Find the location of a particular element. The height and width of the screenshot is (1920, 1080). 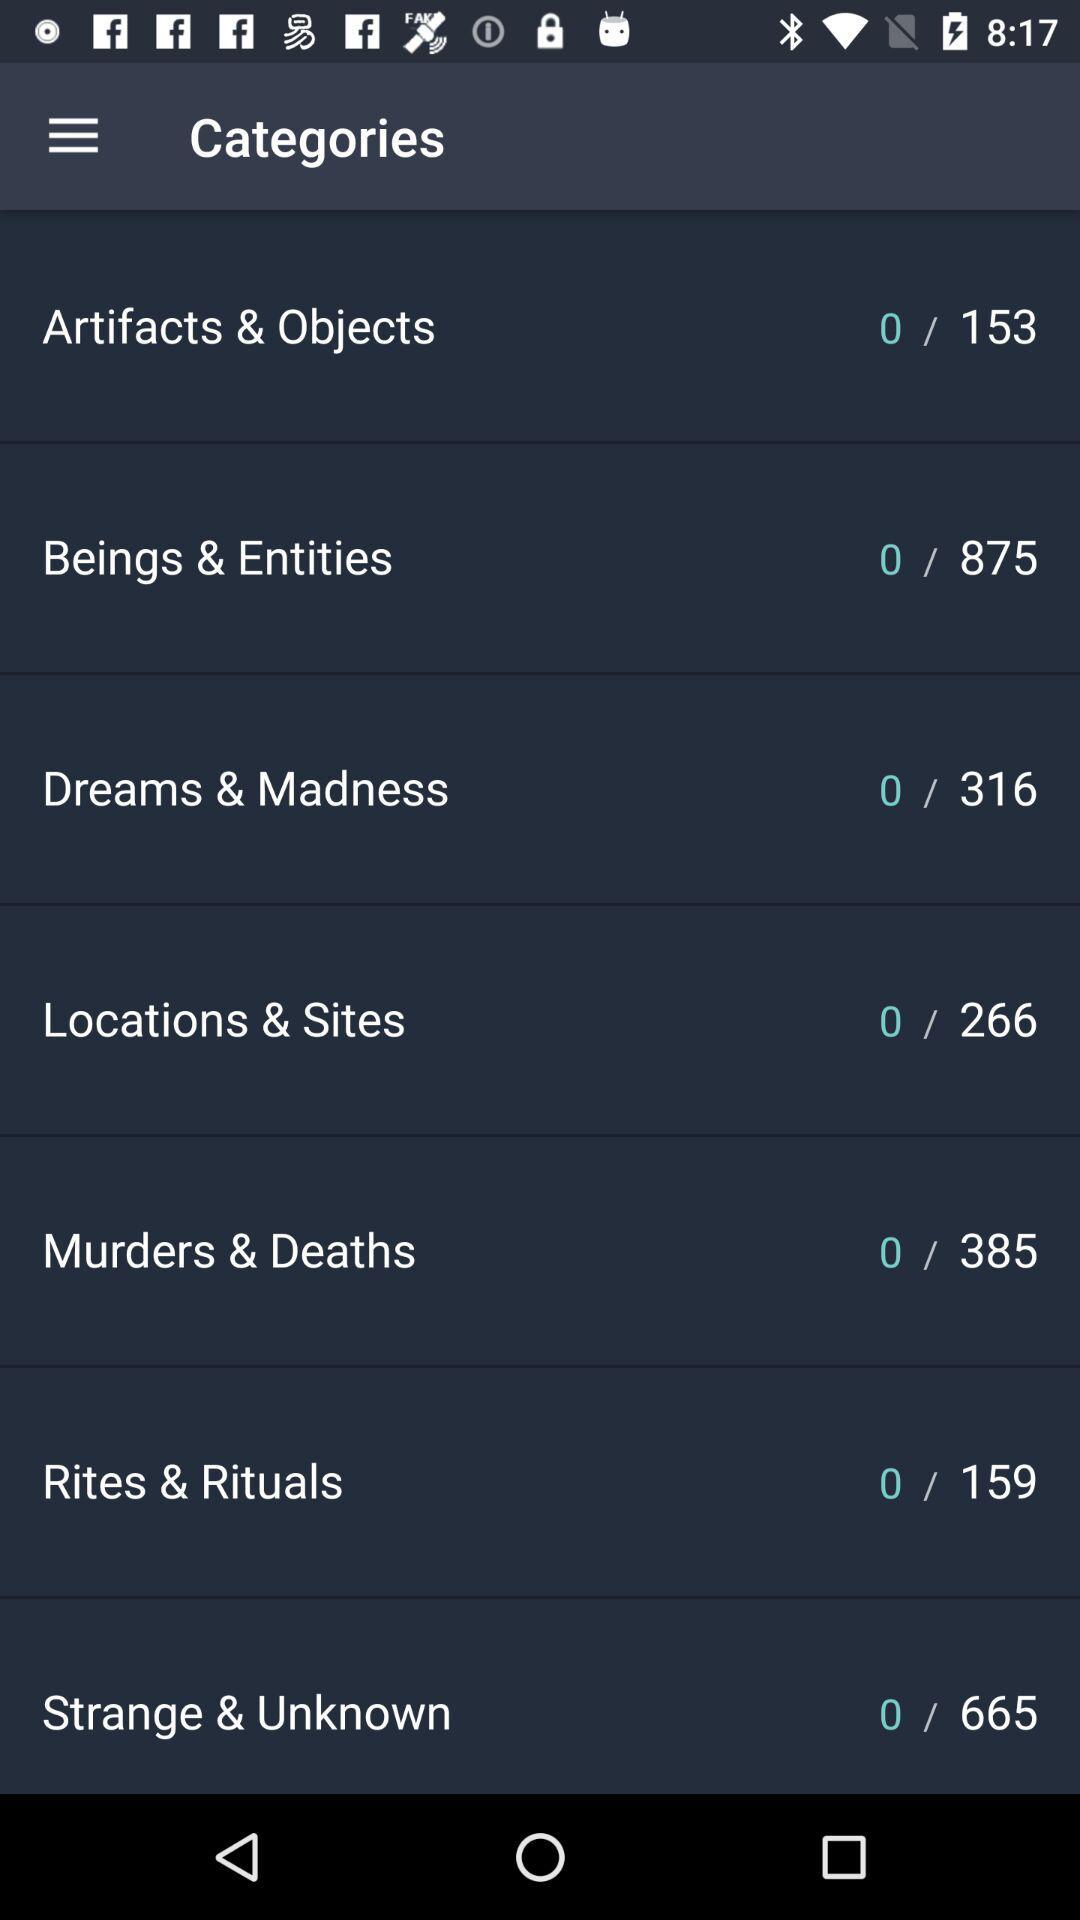

the icon next to the categories icon is located at coordinates (72, 135).